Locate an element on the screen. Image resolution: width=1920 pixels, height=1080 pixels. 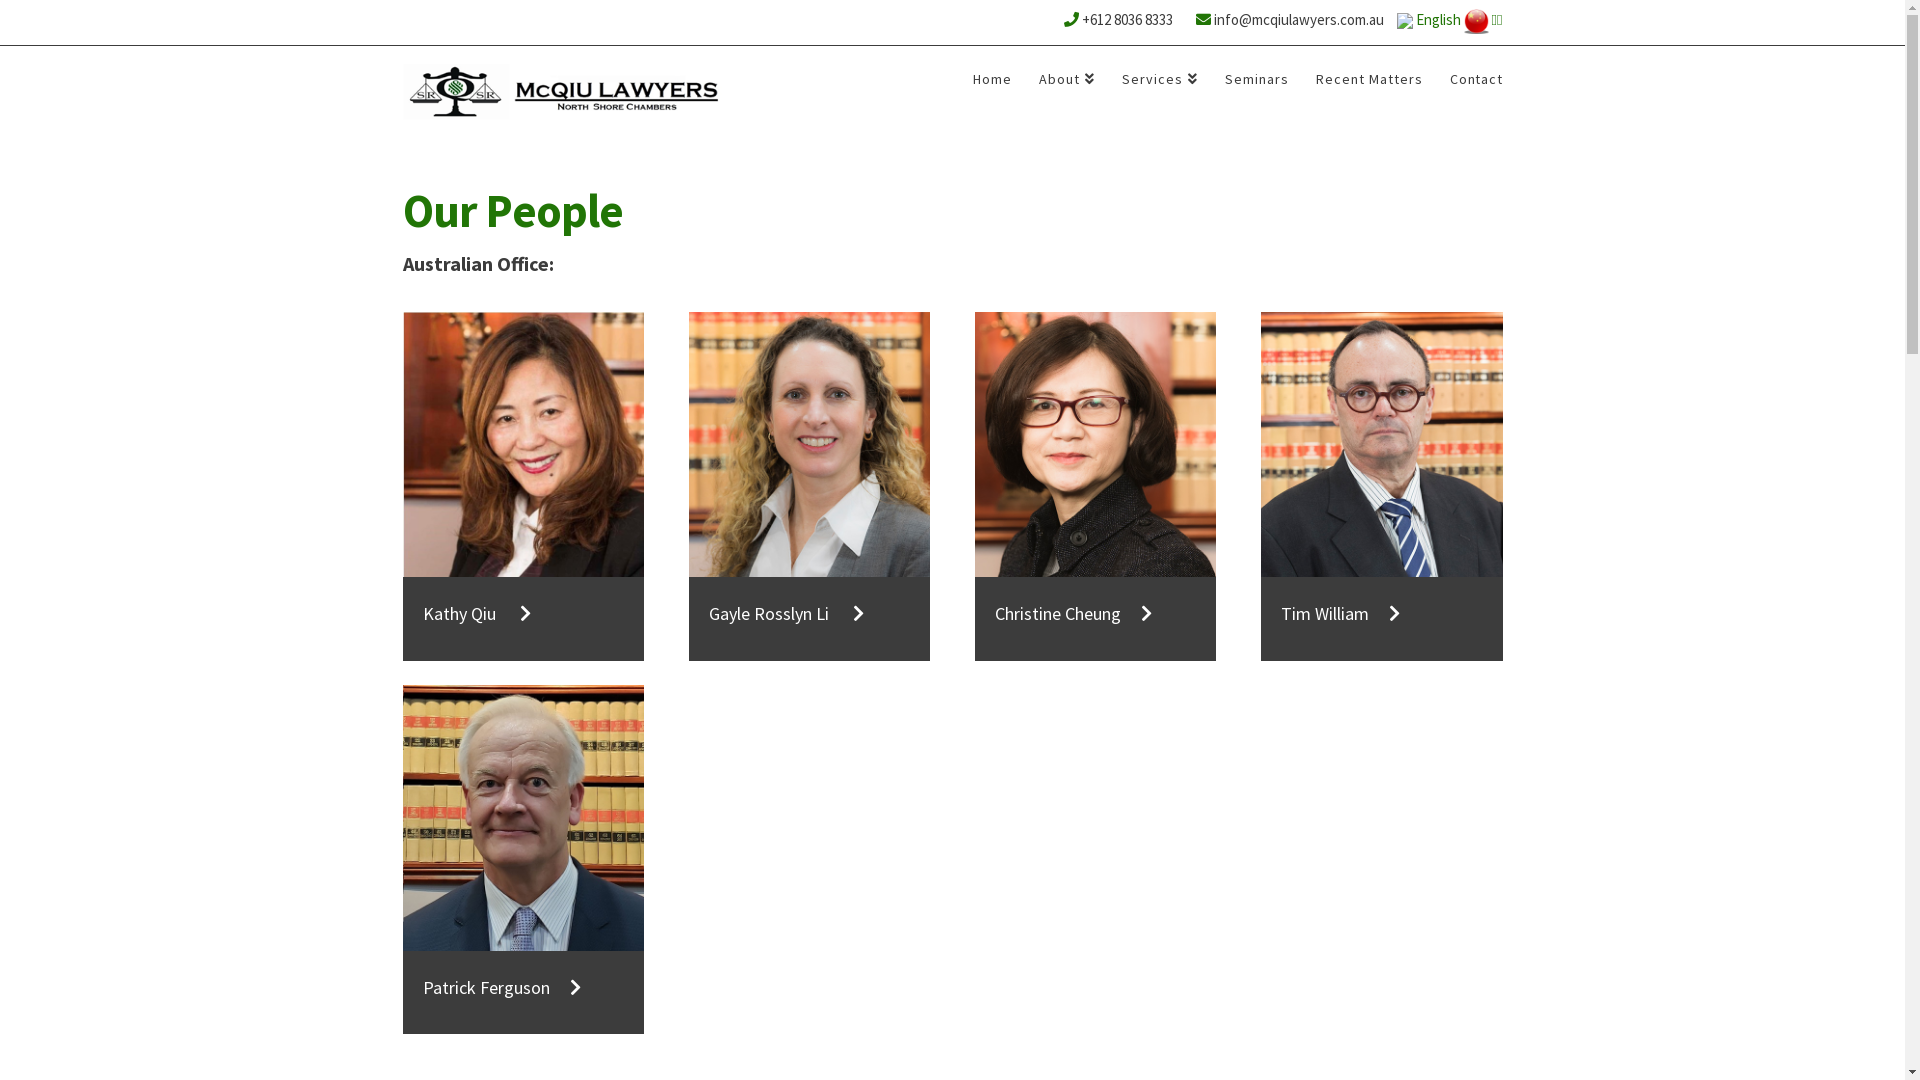
'Seminars' is located at coordinates (1255, 84).